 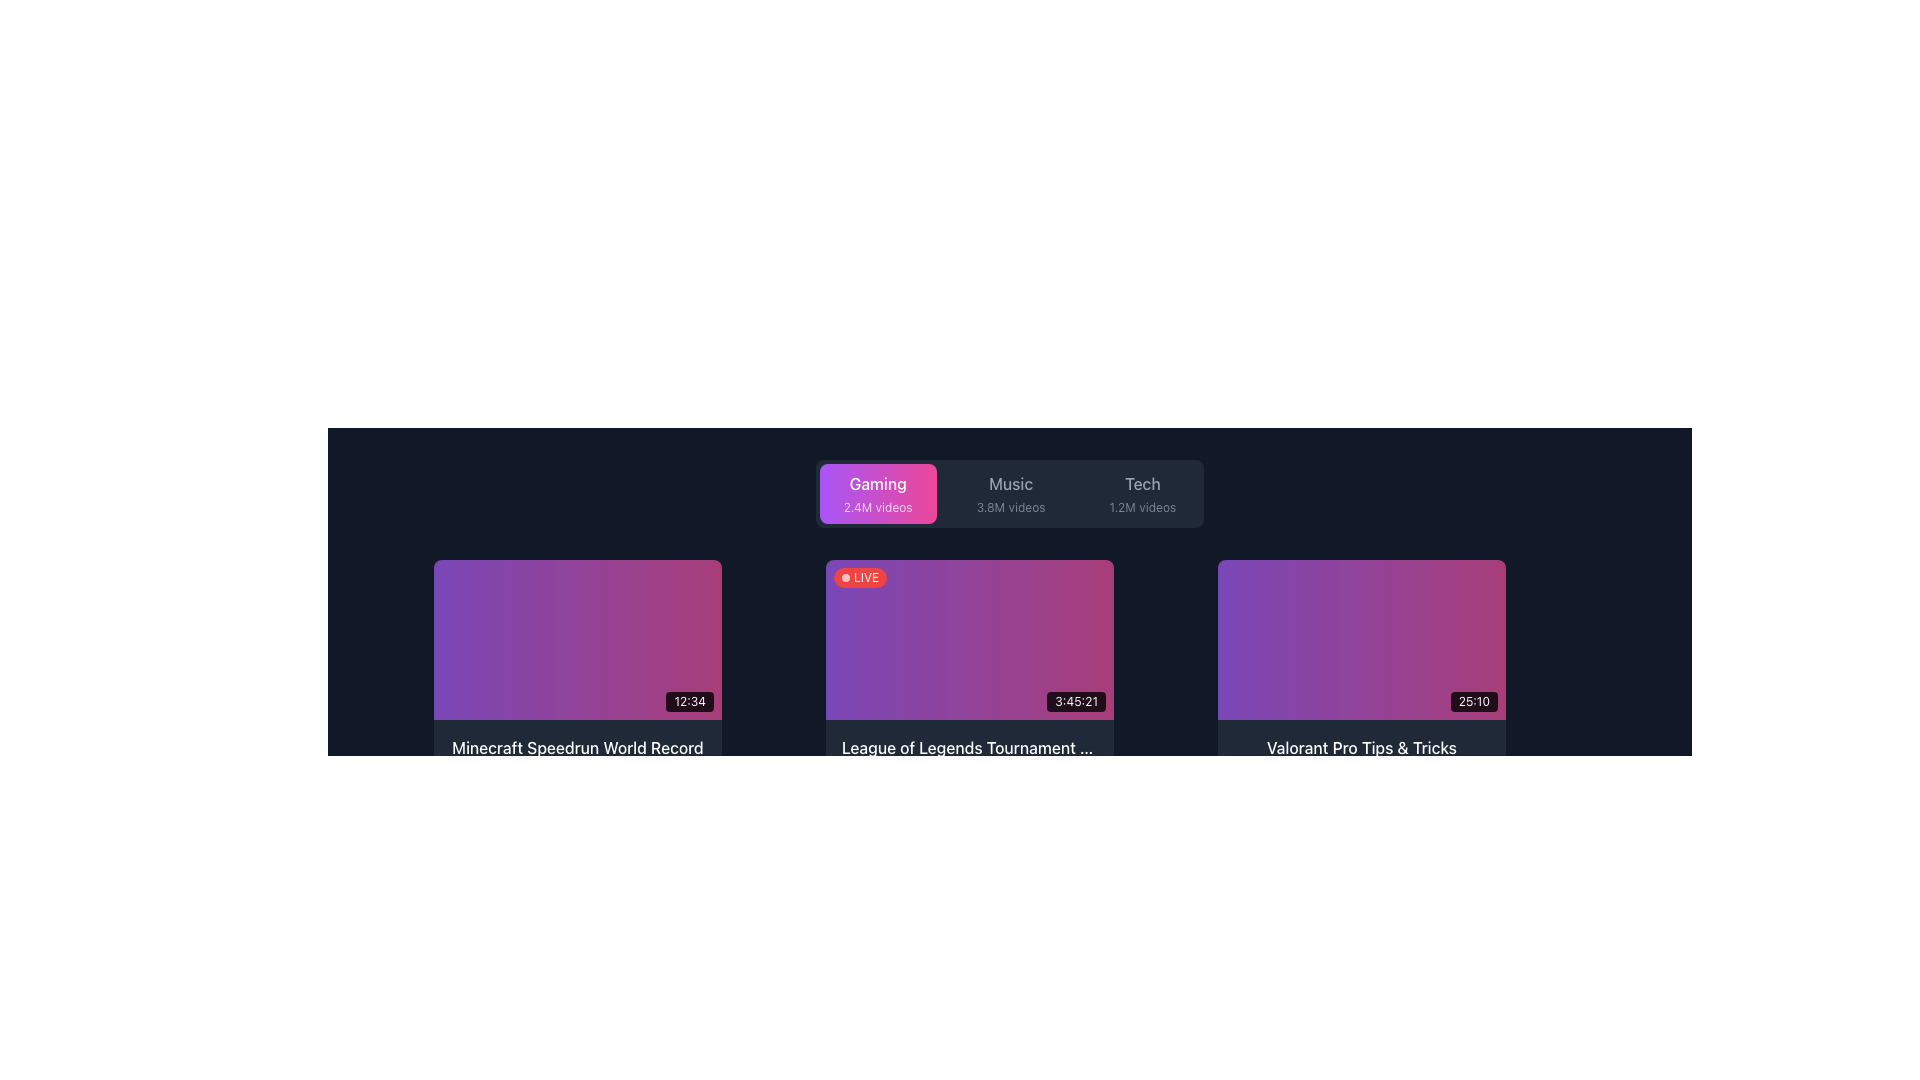 What do you see at coordinates (860, 578) in the screenshot?
I see `the animation effect of the Badge Label that indicates live streaming, located in the top-left corner of the video thumbnail overlaying the duration label '3:45:21'` at bounding box center [860, 578].